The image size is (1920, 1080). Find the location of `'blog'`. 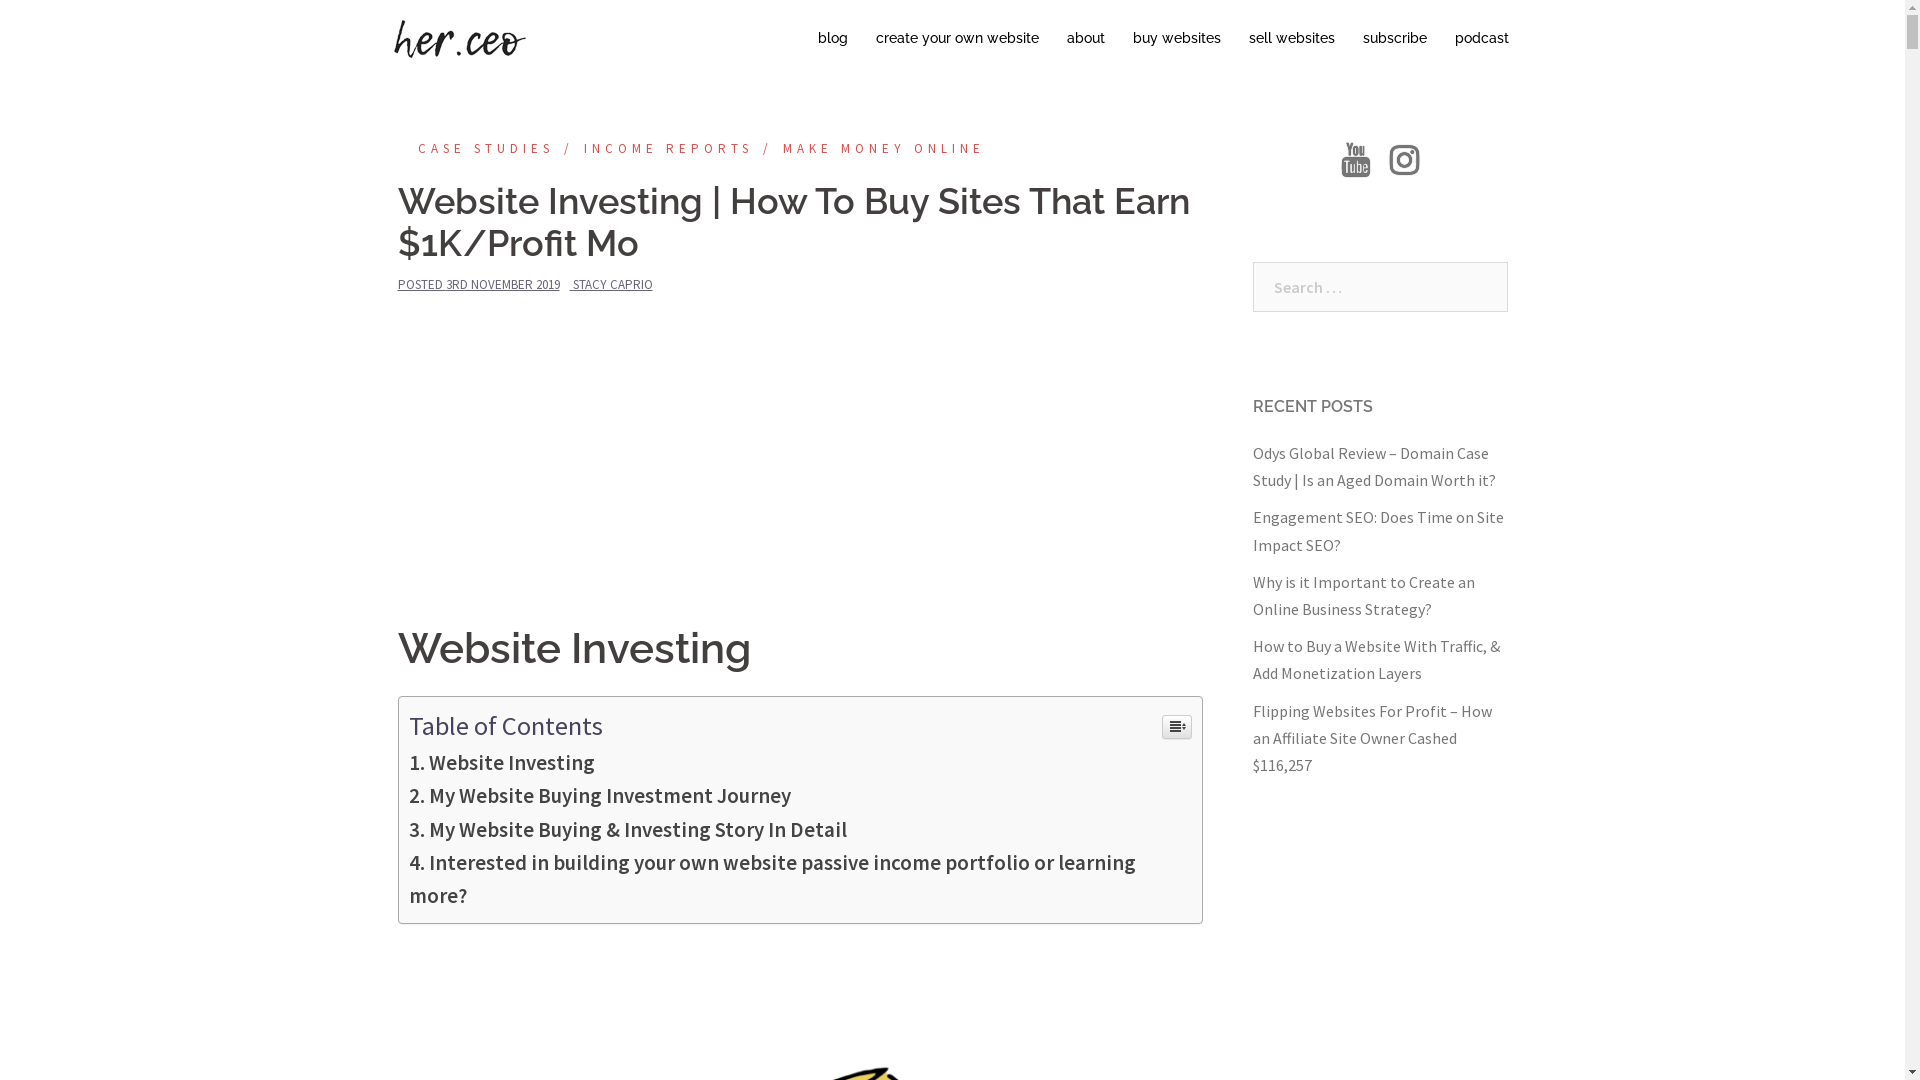

'blog' is located at coordinates (817, 38).